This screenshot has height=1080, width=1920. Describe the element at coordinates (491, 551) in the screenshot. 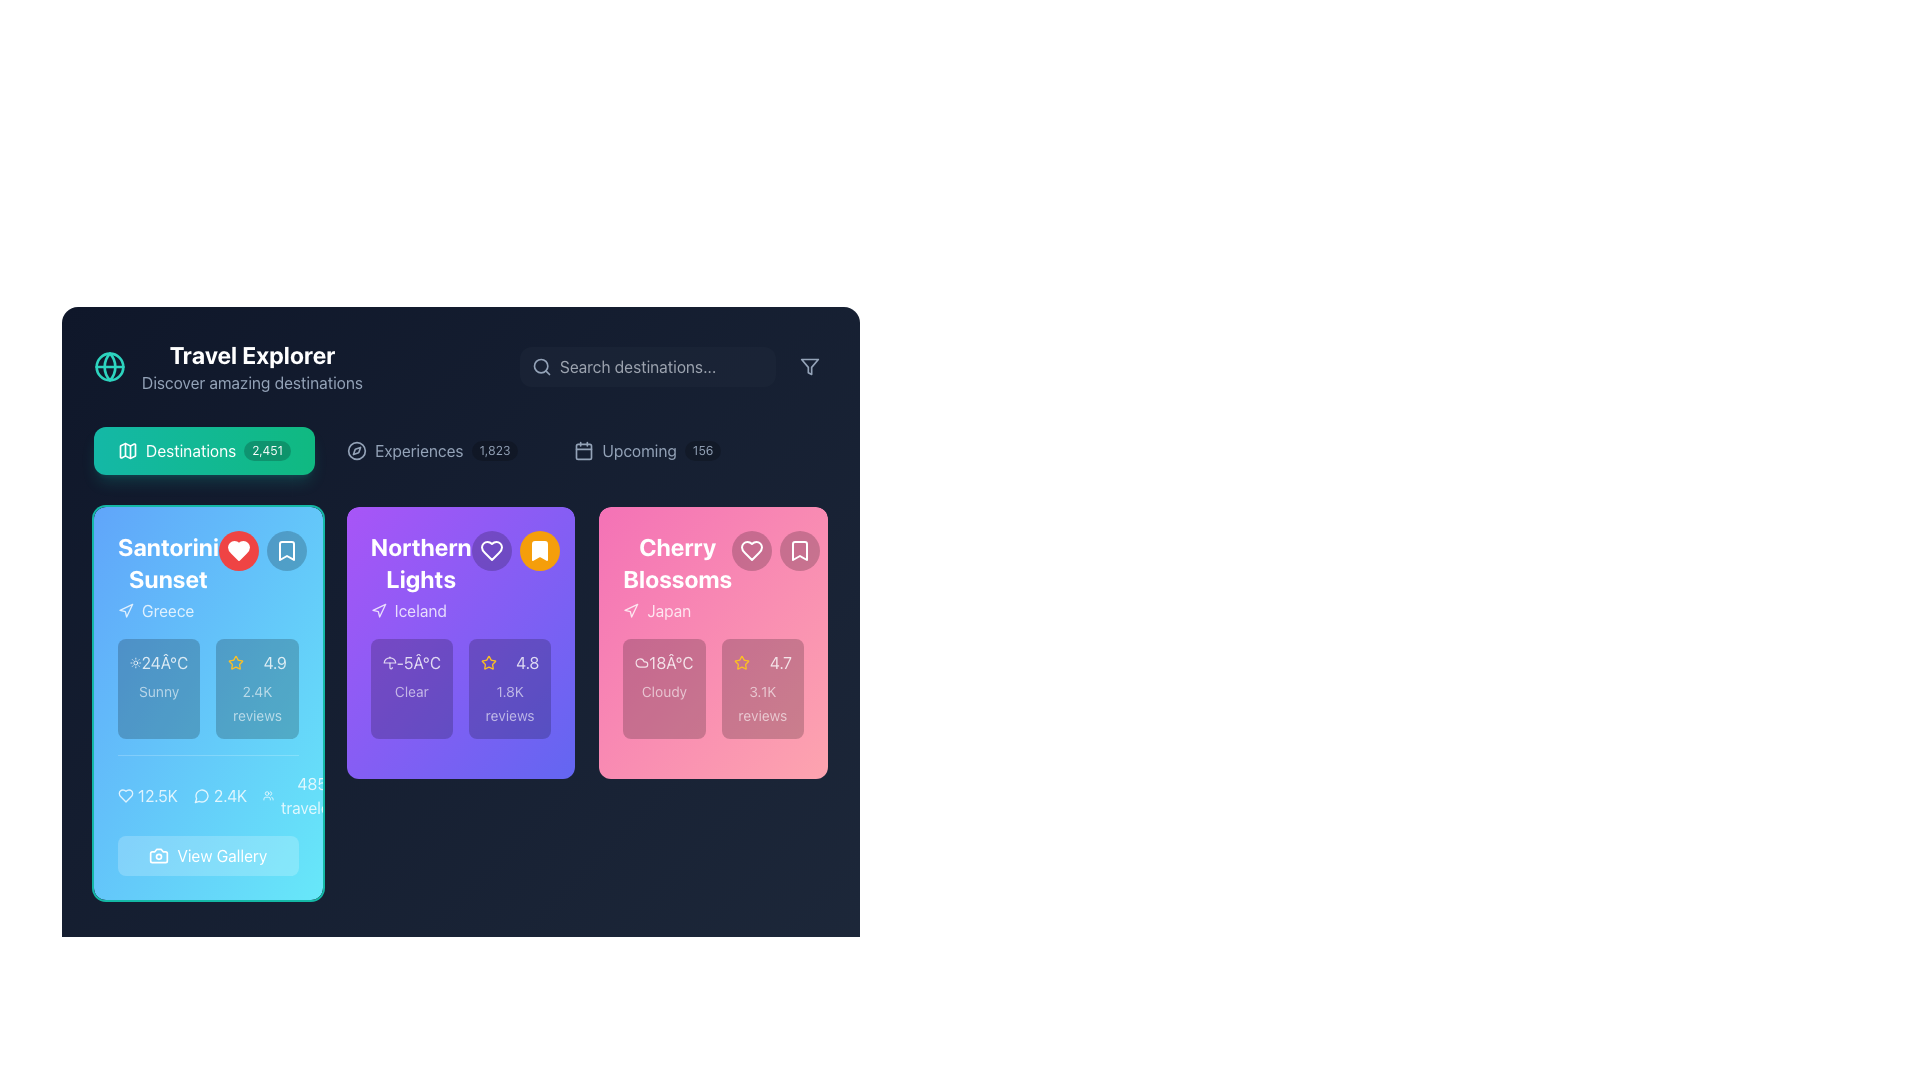

I see `the heart icon located in the upper-right area of the card for the 'Northern Lights' travel destination to mark it as a favorite` at that location.